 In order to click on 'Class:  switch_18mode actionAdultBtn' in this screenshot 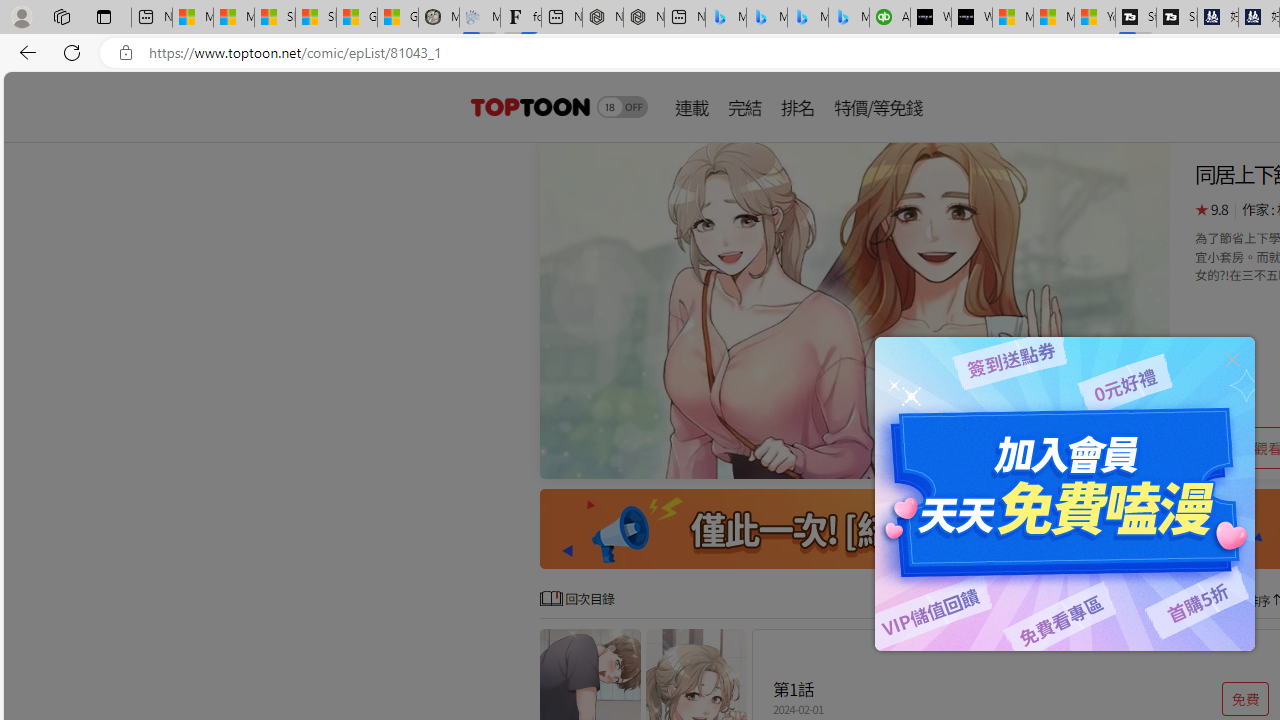, I will do `click(621, 106)`.